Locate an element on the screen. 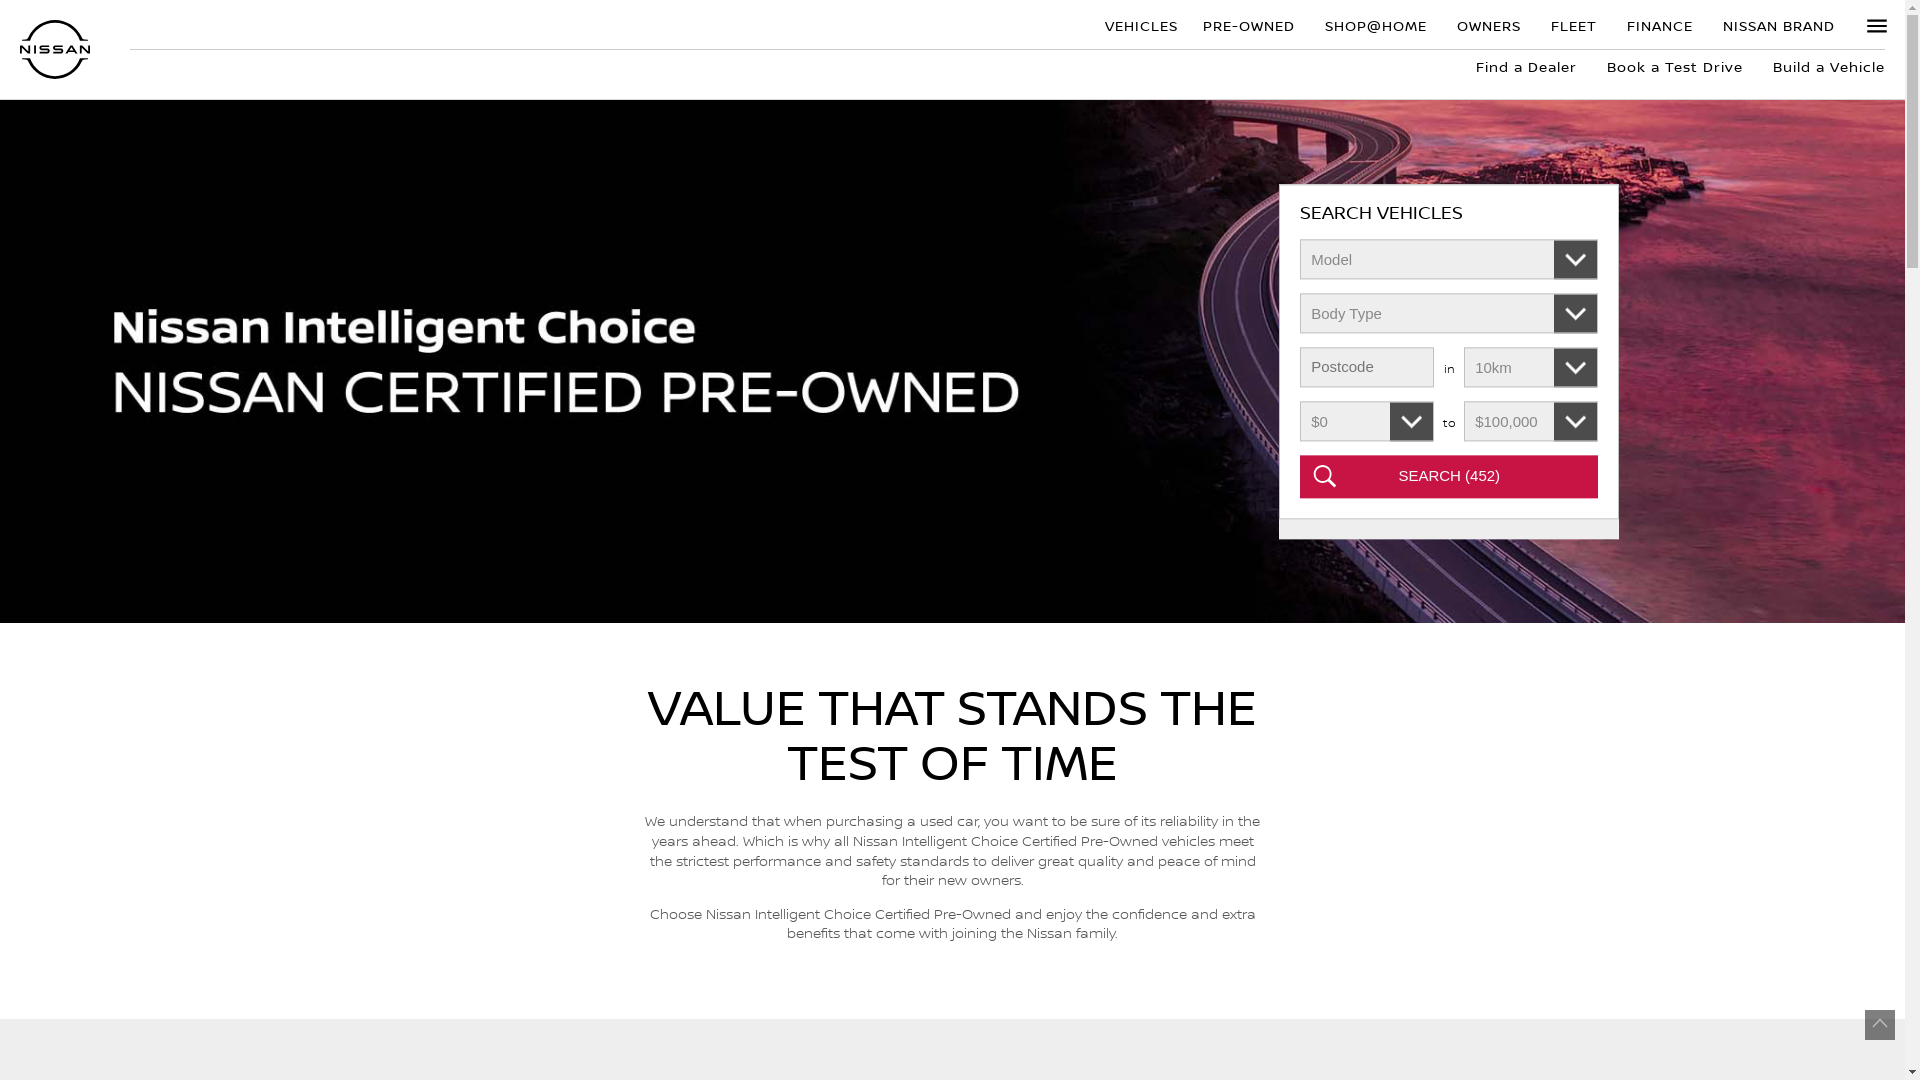 This screenshot has height=1080, width=1920. 'Book a Test Drive' is located at coordinates (1675, 65).